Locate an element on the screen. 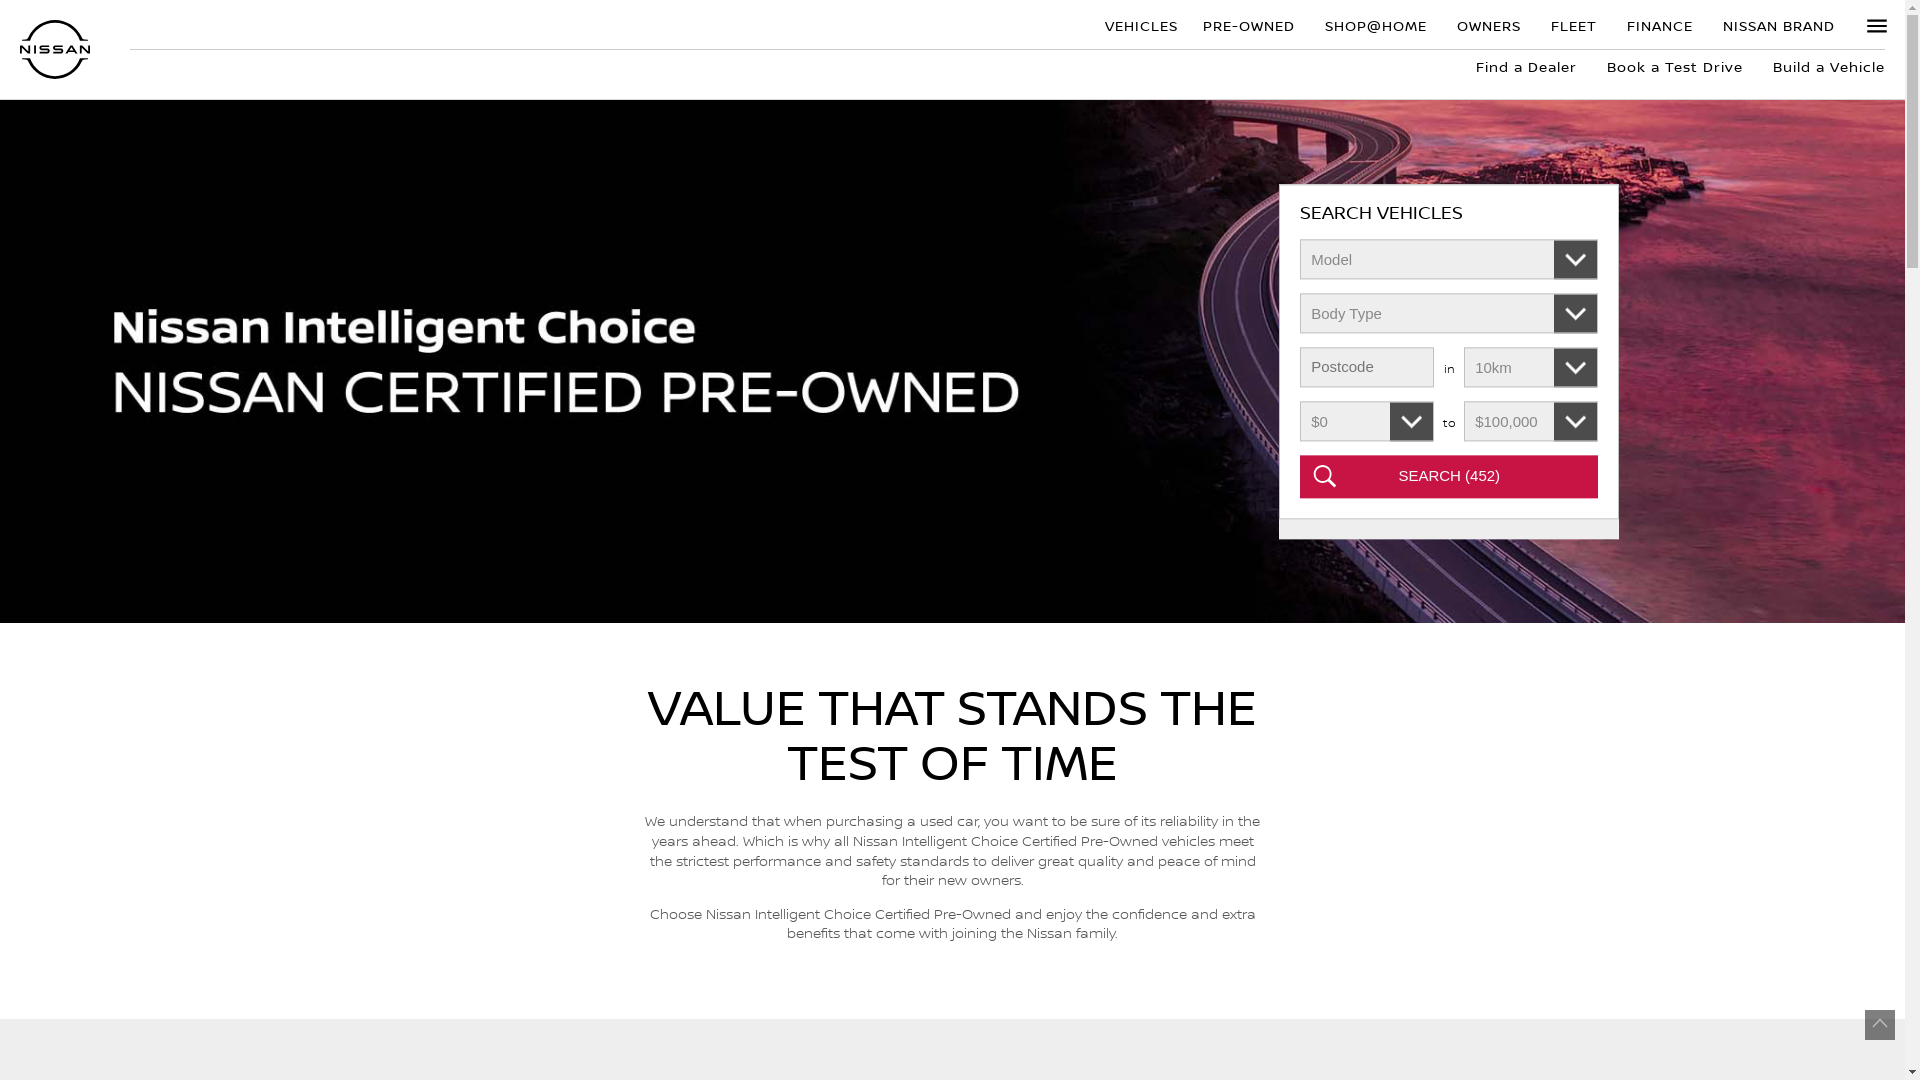 This screenshot has height=1080, width=1920. 'Book a Test Drive' is located at coordinates (1675, 65).